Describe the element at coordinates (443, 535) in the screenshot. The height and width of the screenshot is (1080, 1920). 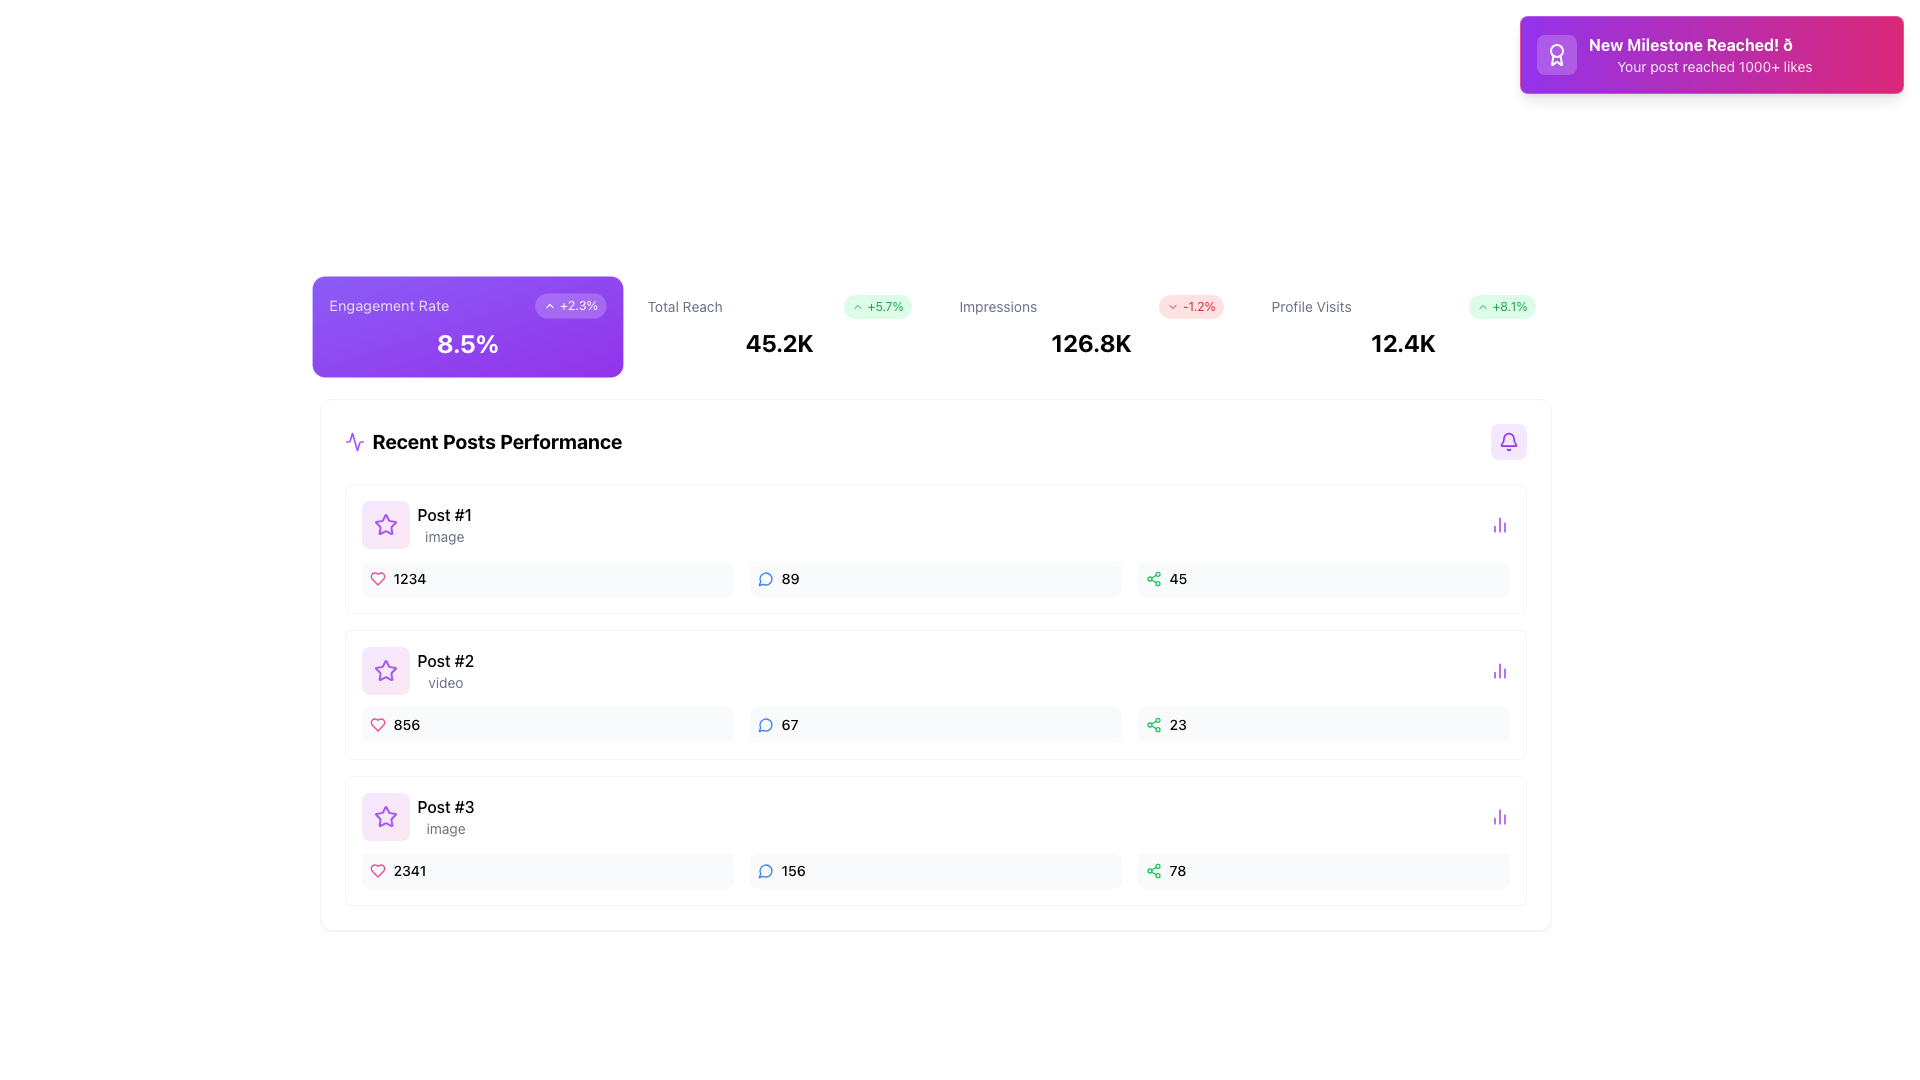
I see `the static text label displaying 'image' in small, gray-colored font, located beneath 'Post #1' in the 'Recent Posts Performance' section` at that location.